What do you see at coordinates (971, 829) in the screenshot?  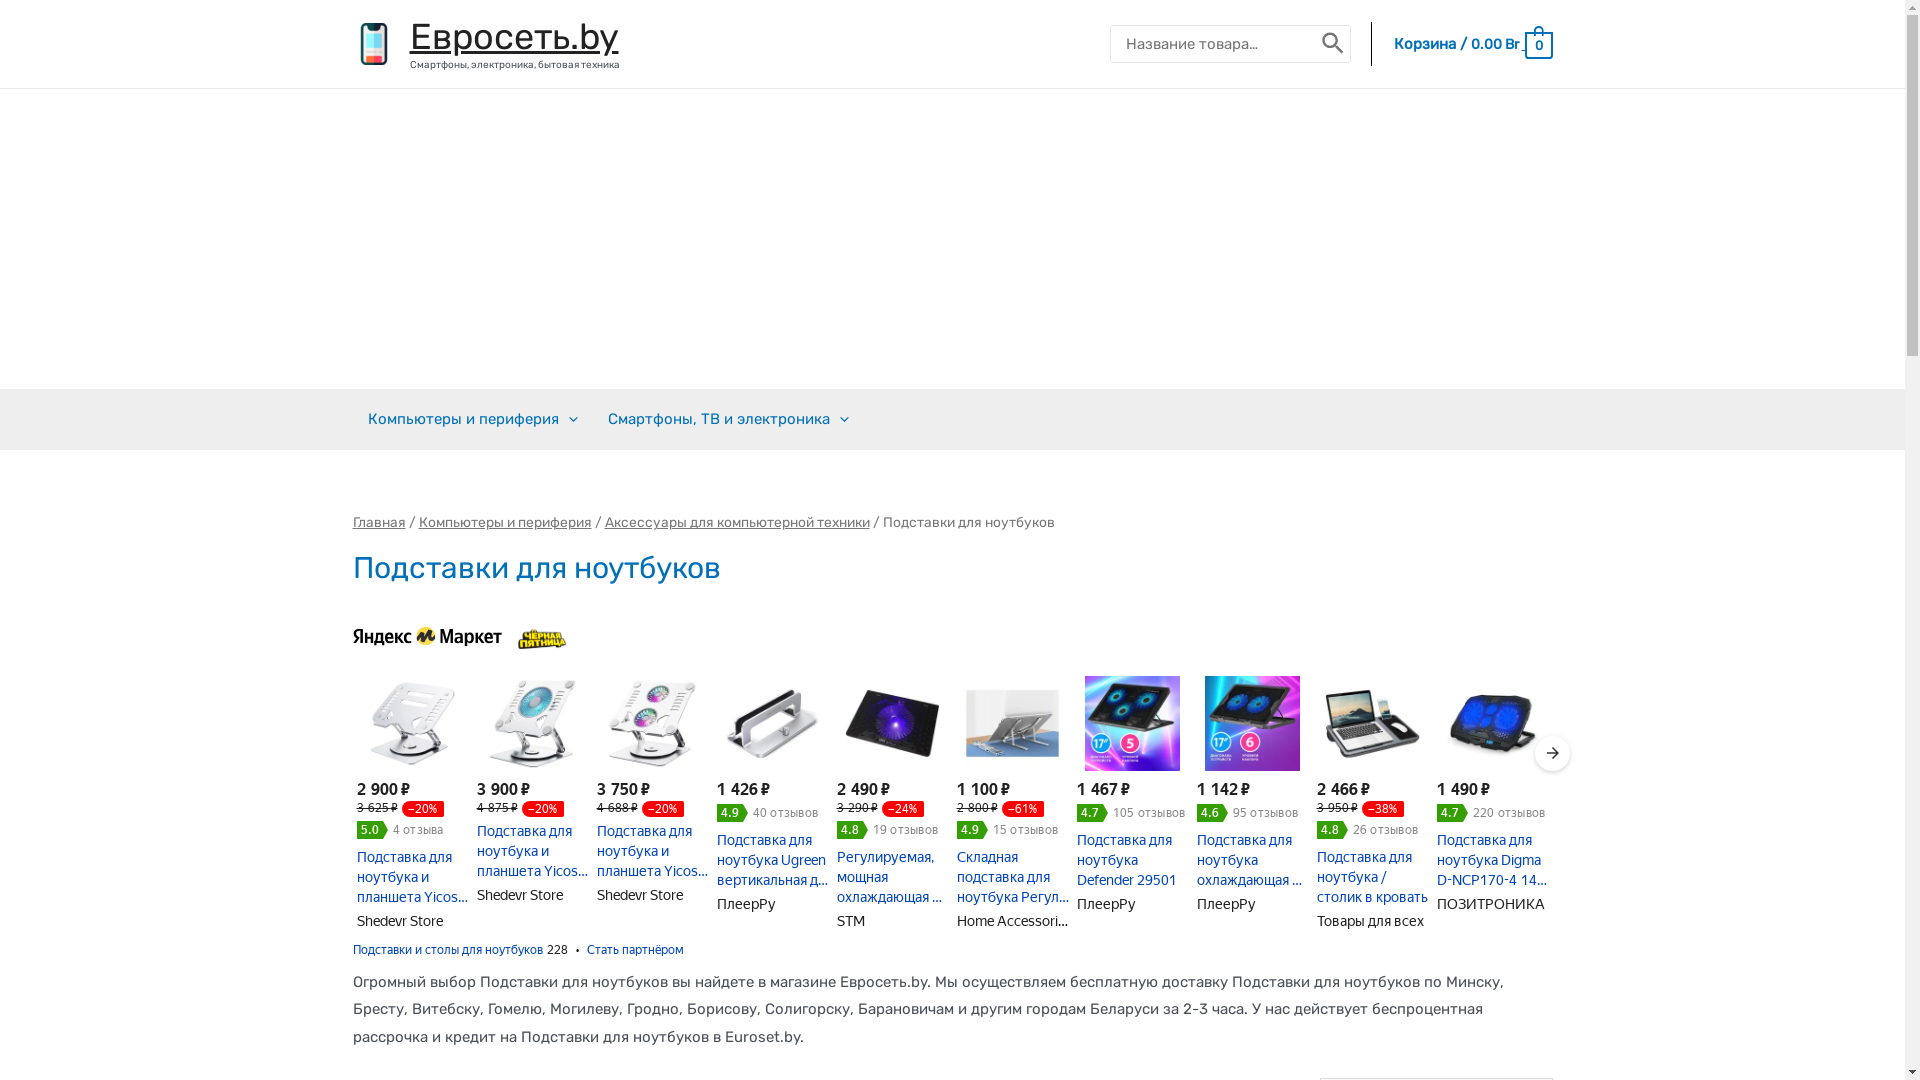 I see `'4.9'` at bounding box center [971, 829].